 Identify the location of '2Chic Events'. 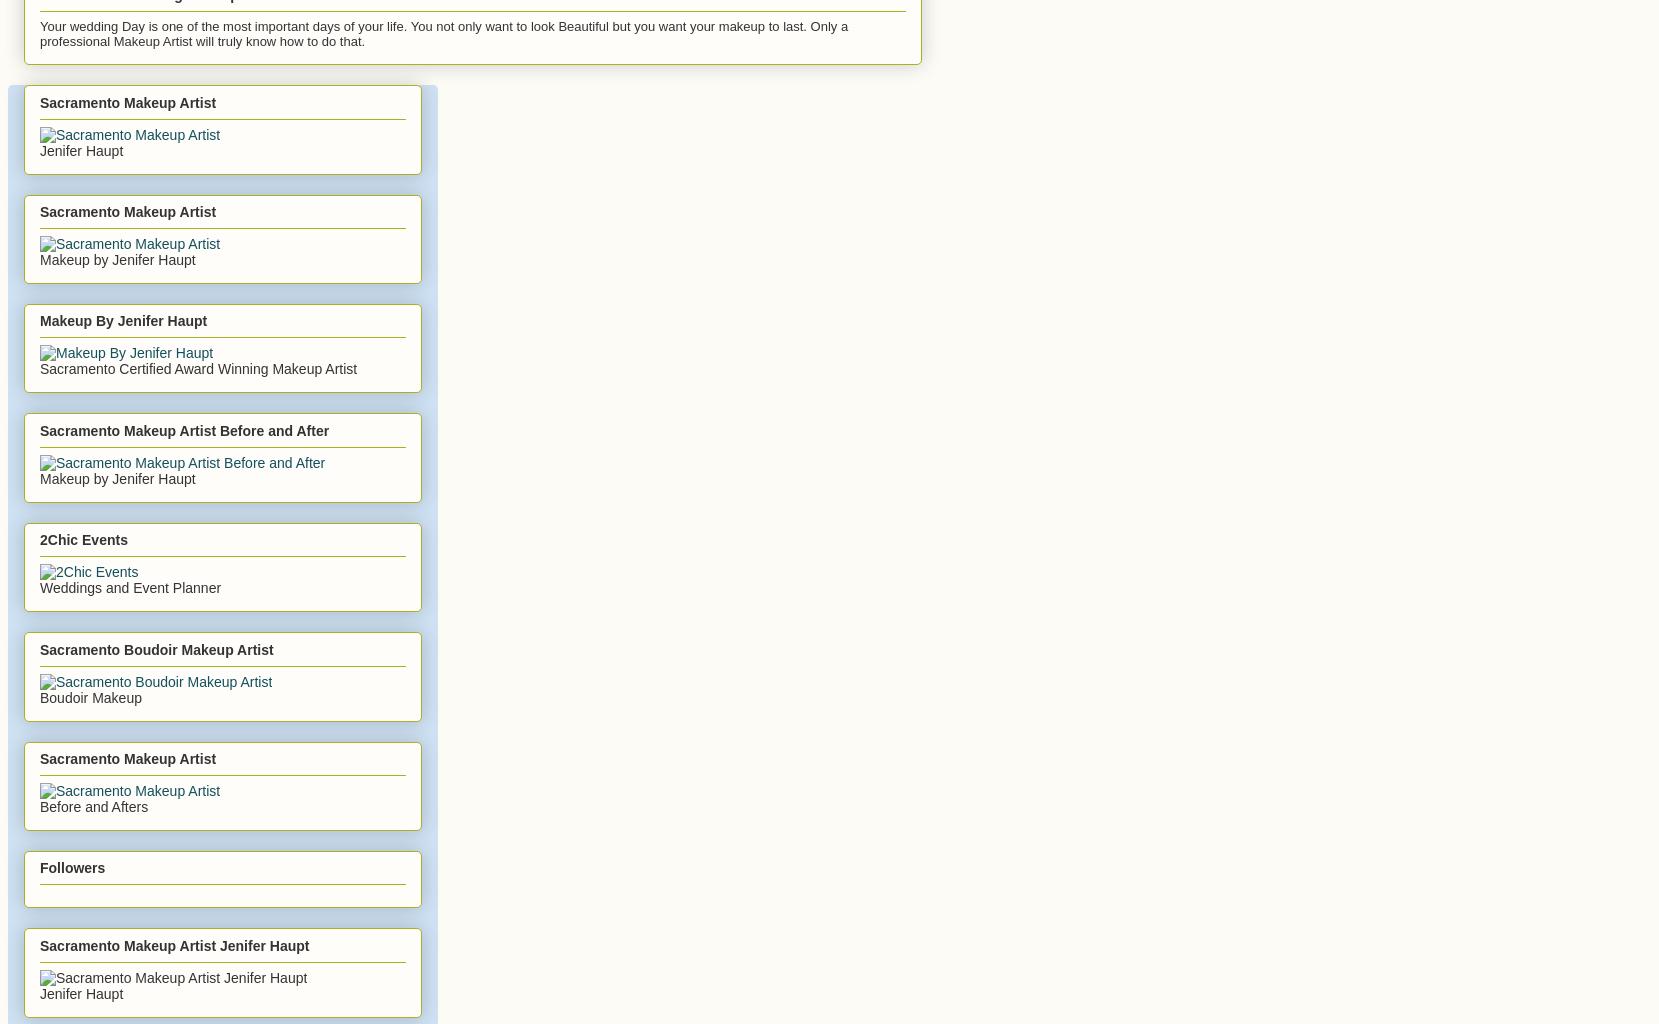
(82, 539).